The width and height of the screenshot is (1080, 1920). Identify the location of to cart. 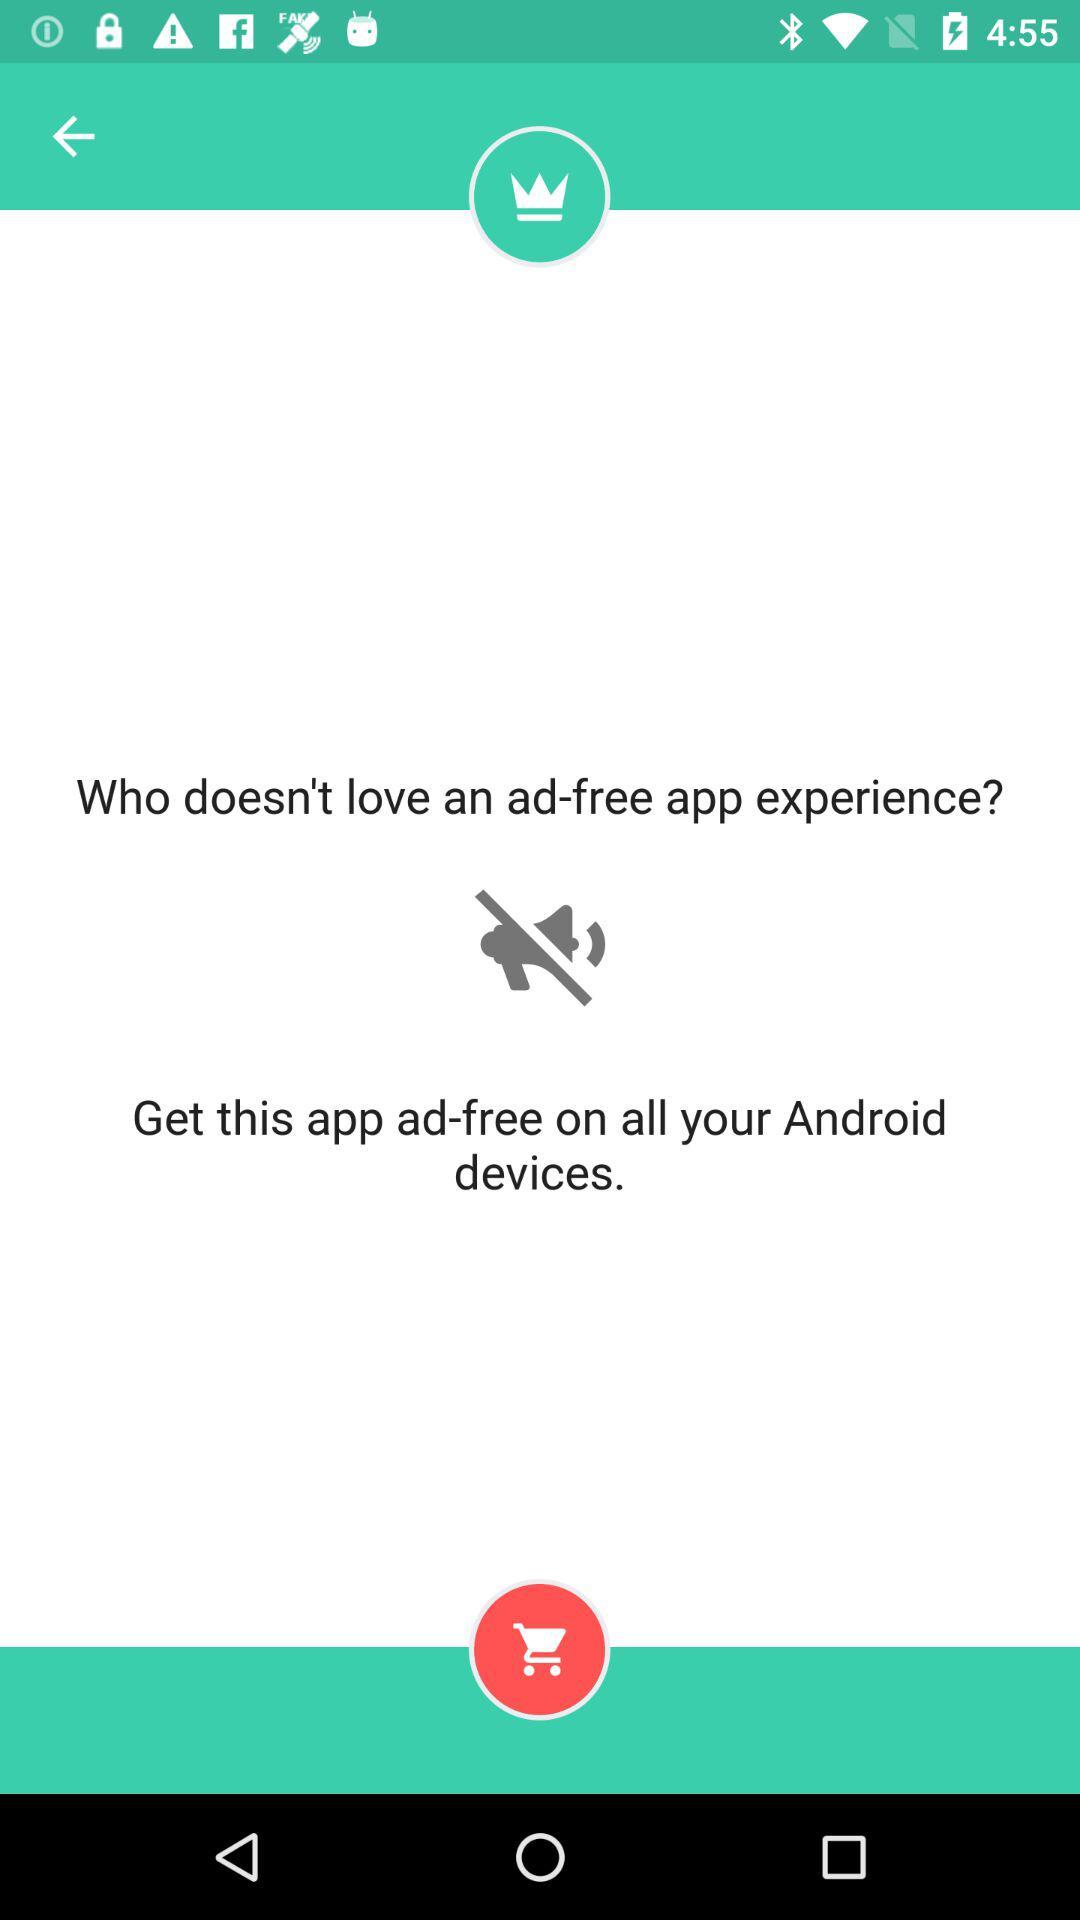
(538, 1649).